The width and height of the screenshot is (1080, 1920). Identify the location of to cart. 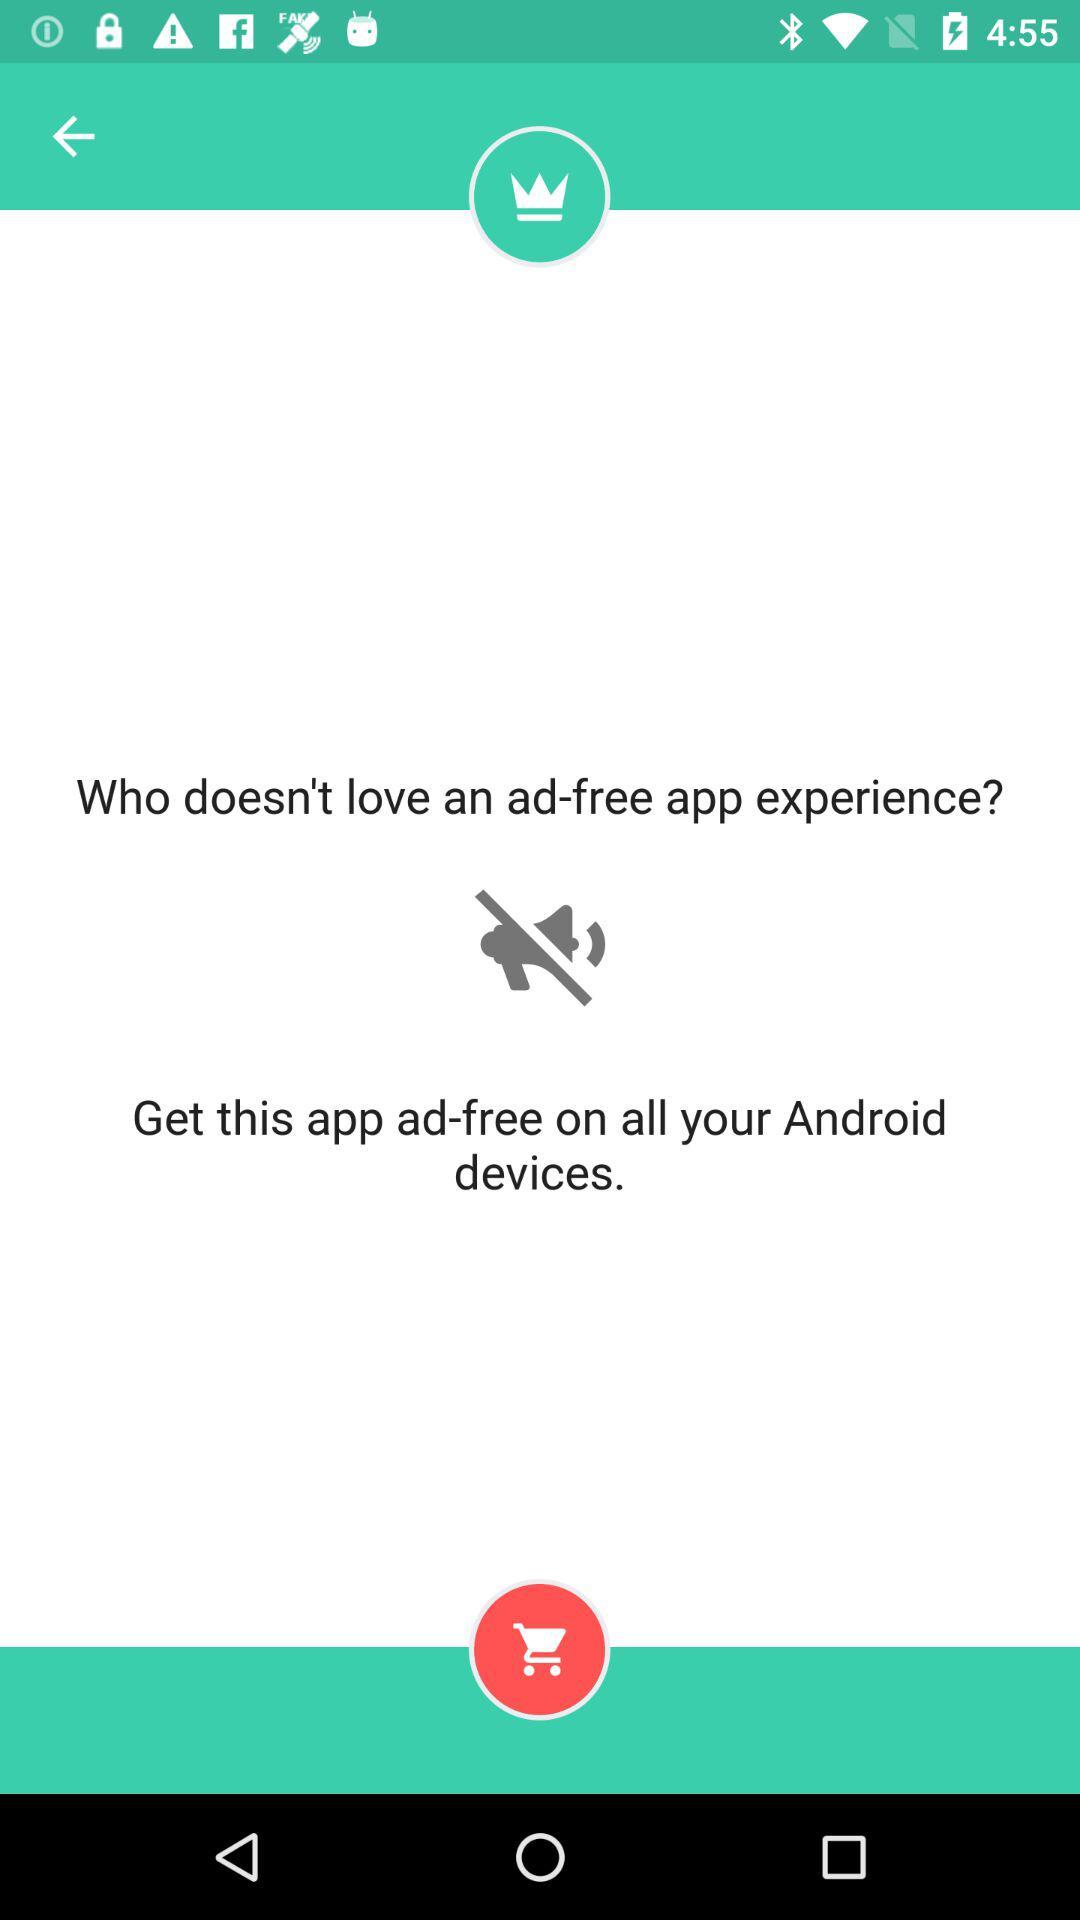
(538, 1649).